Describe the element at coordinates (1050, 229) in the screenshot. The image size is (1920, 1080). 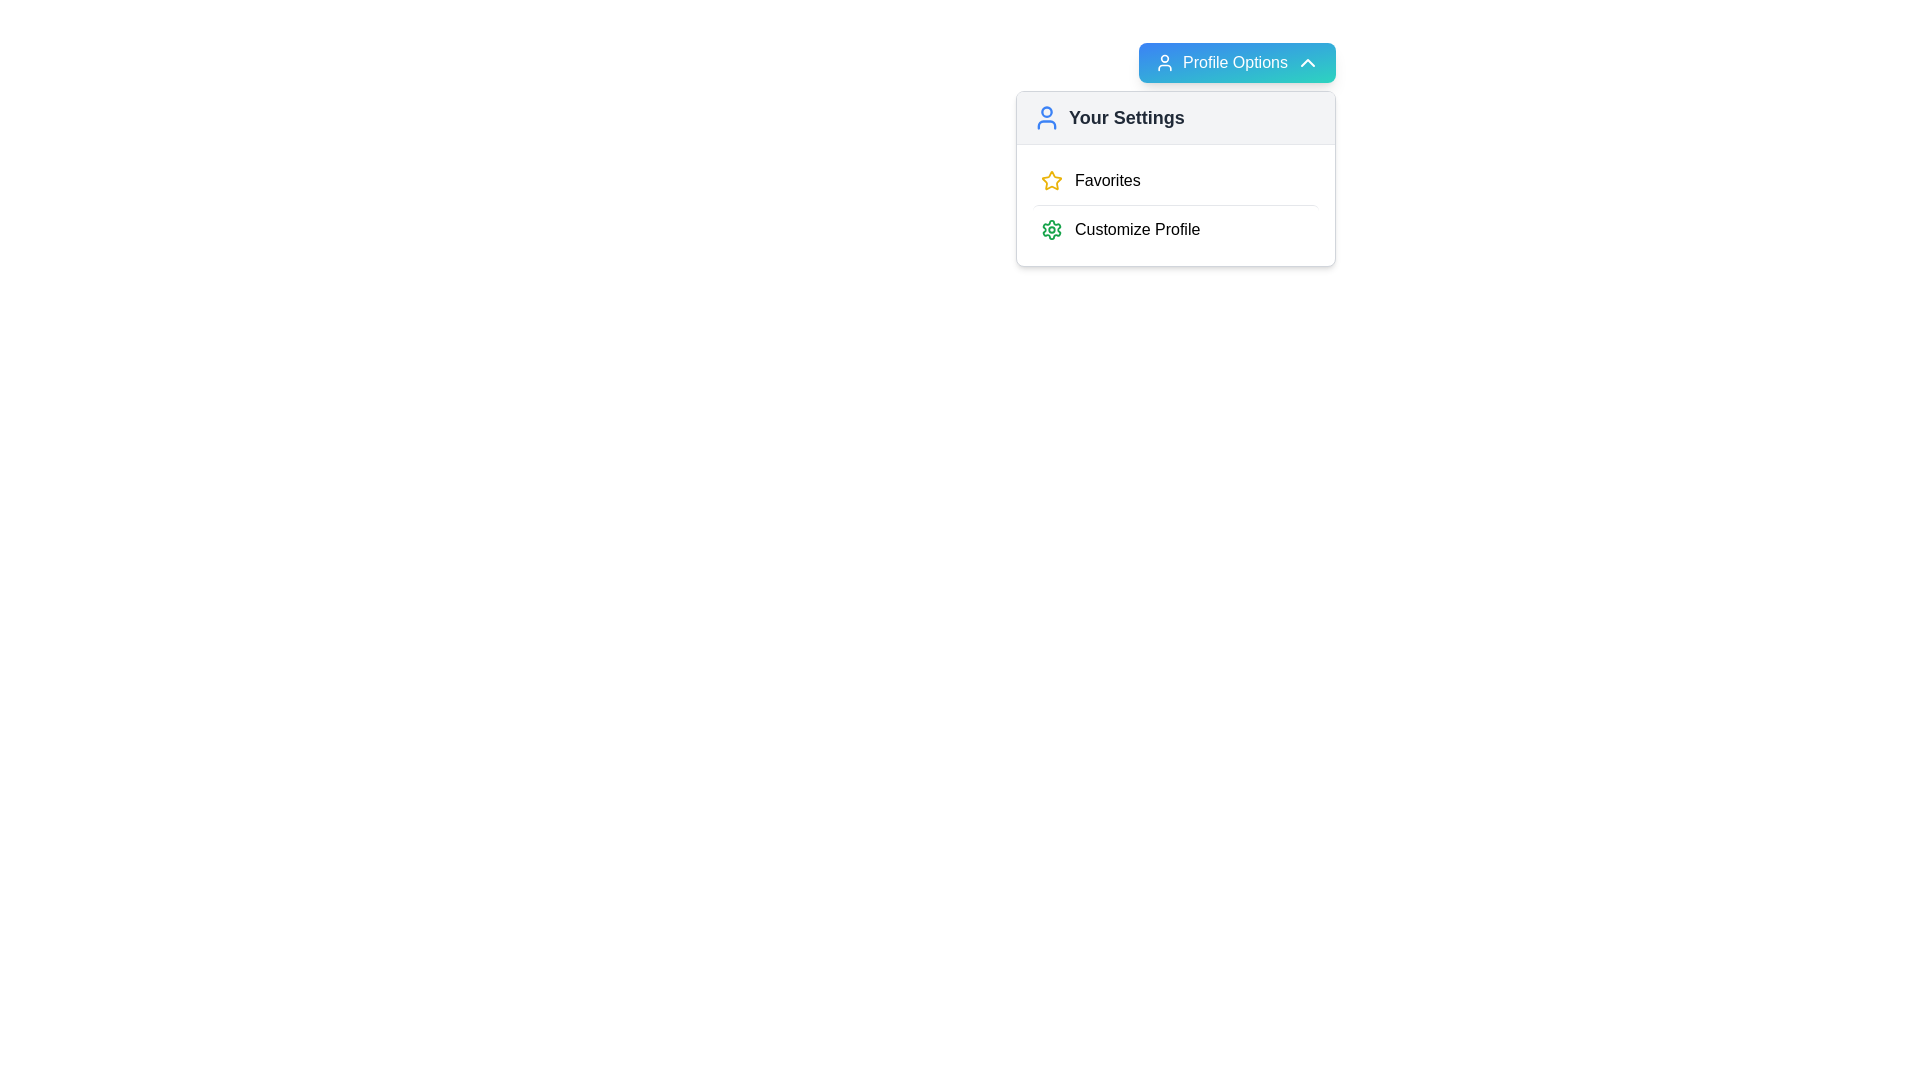
I see `the 'Customize Profile' text next to the settings icon in the dropdown menu` at that location.